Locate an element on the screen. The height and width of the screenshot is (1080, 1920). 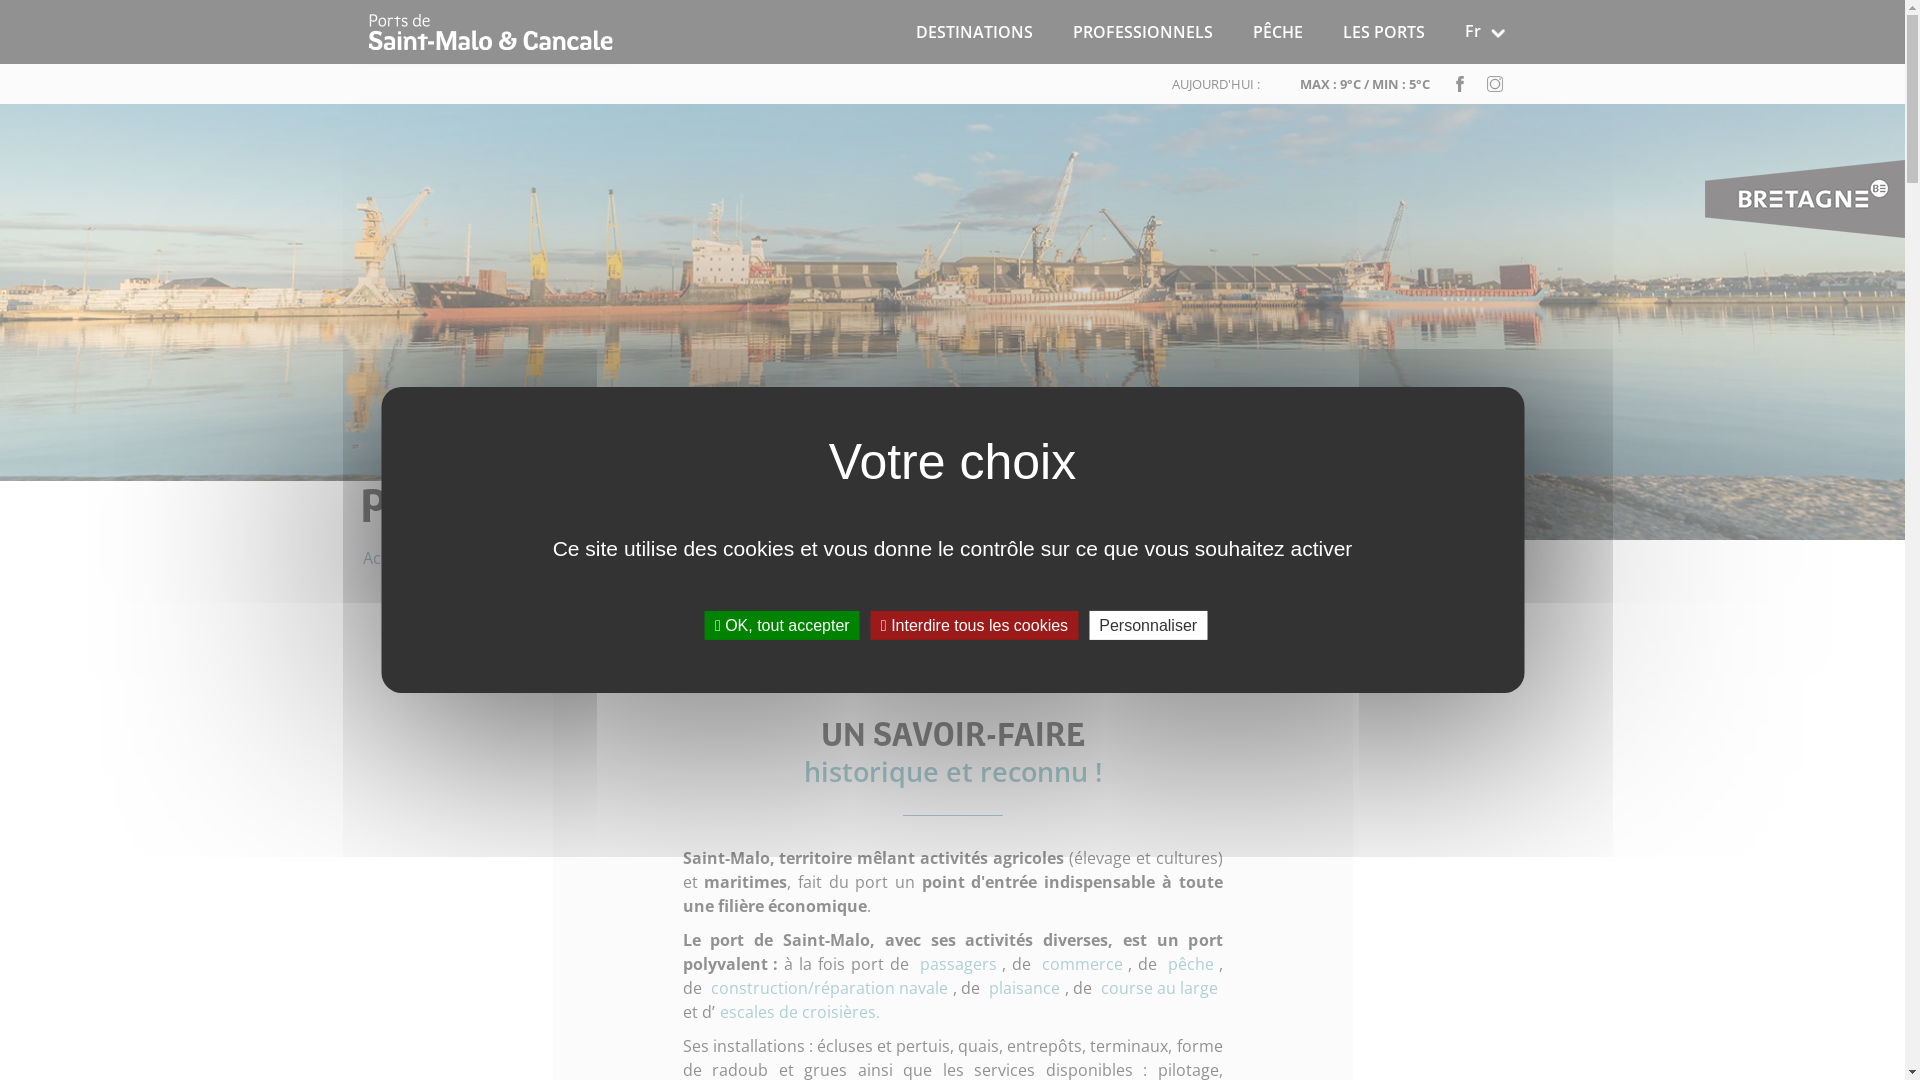
'OK, tout accepter' is located at coordinates (781, 624).